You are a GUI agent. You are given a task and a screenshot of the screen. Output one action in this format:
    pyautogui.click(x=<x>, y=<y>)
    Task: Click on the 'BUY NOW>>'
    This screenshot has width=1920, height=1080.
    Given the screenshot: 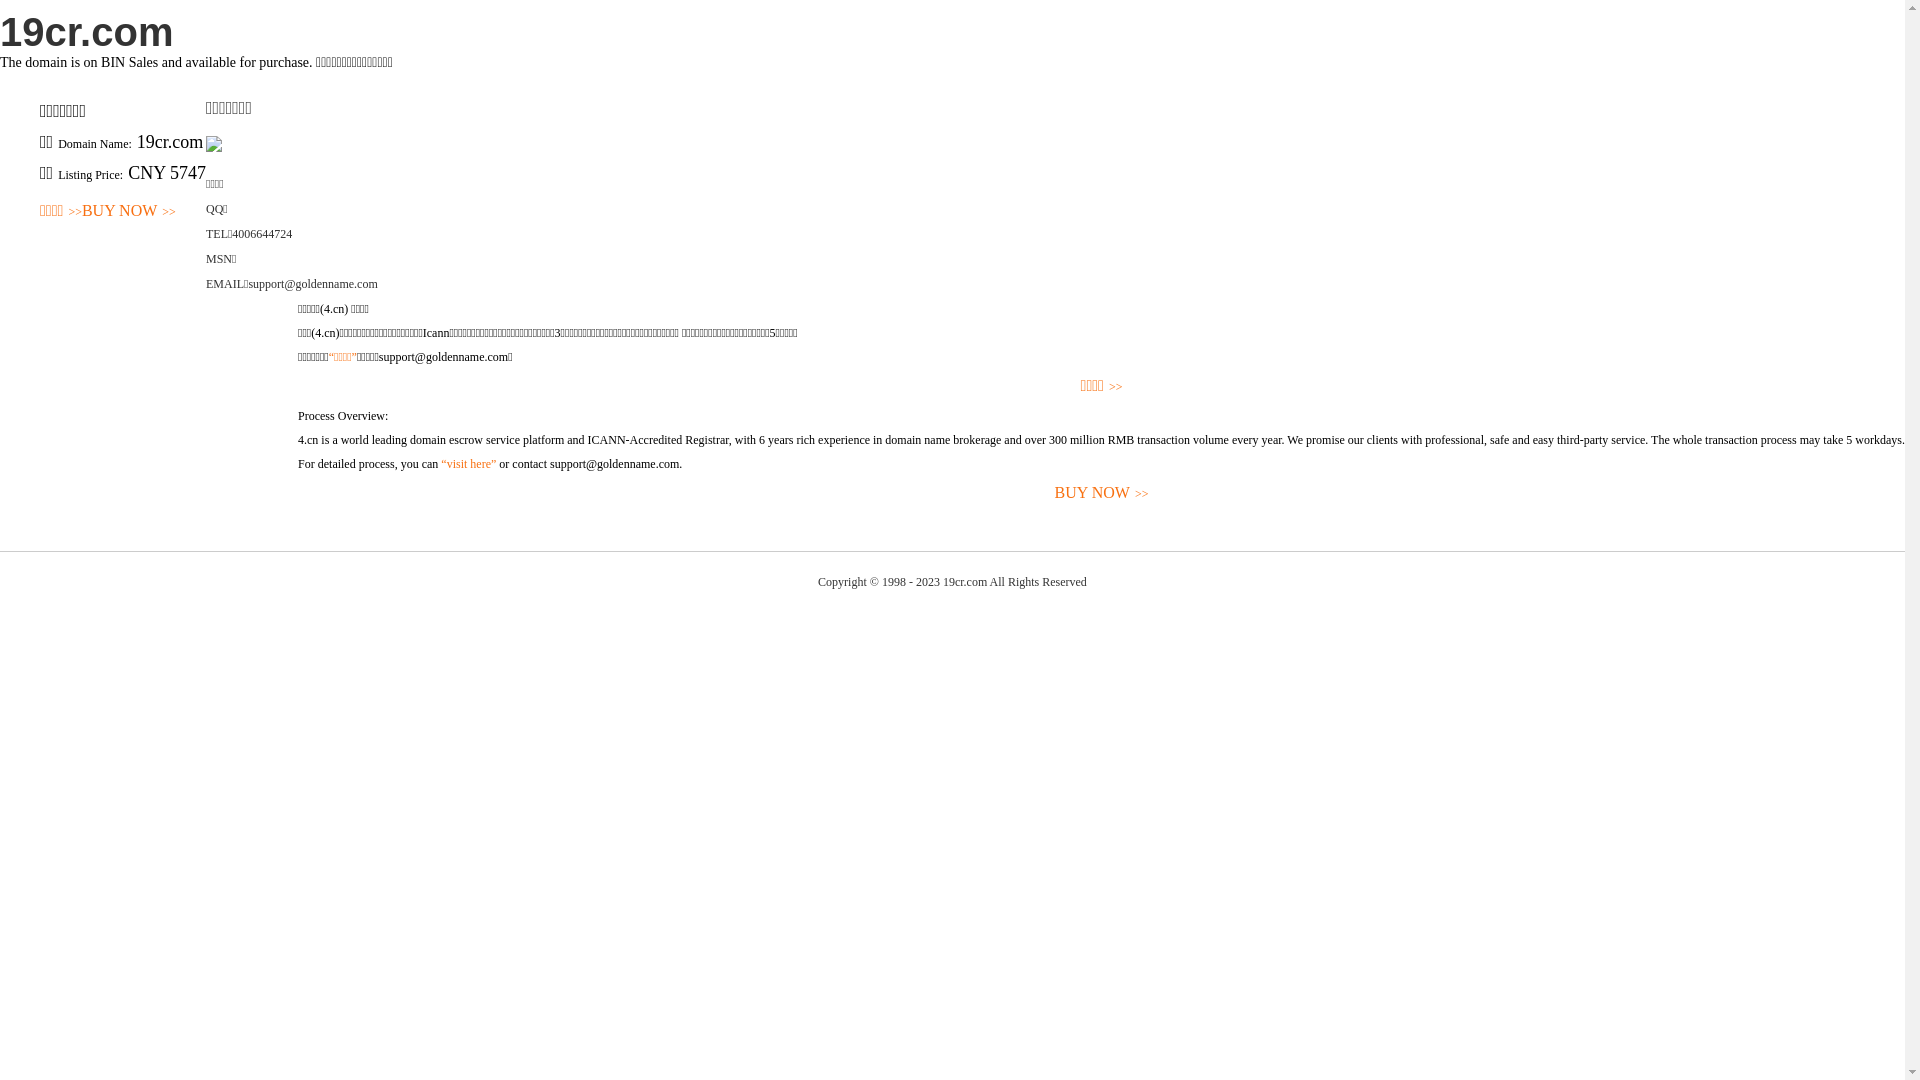 What is the action you would take?
    pyautogui.click(x=128, y=211)
    